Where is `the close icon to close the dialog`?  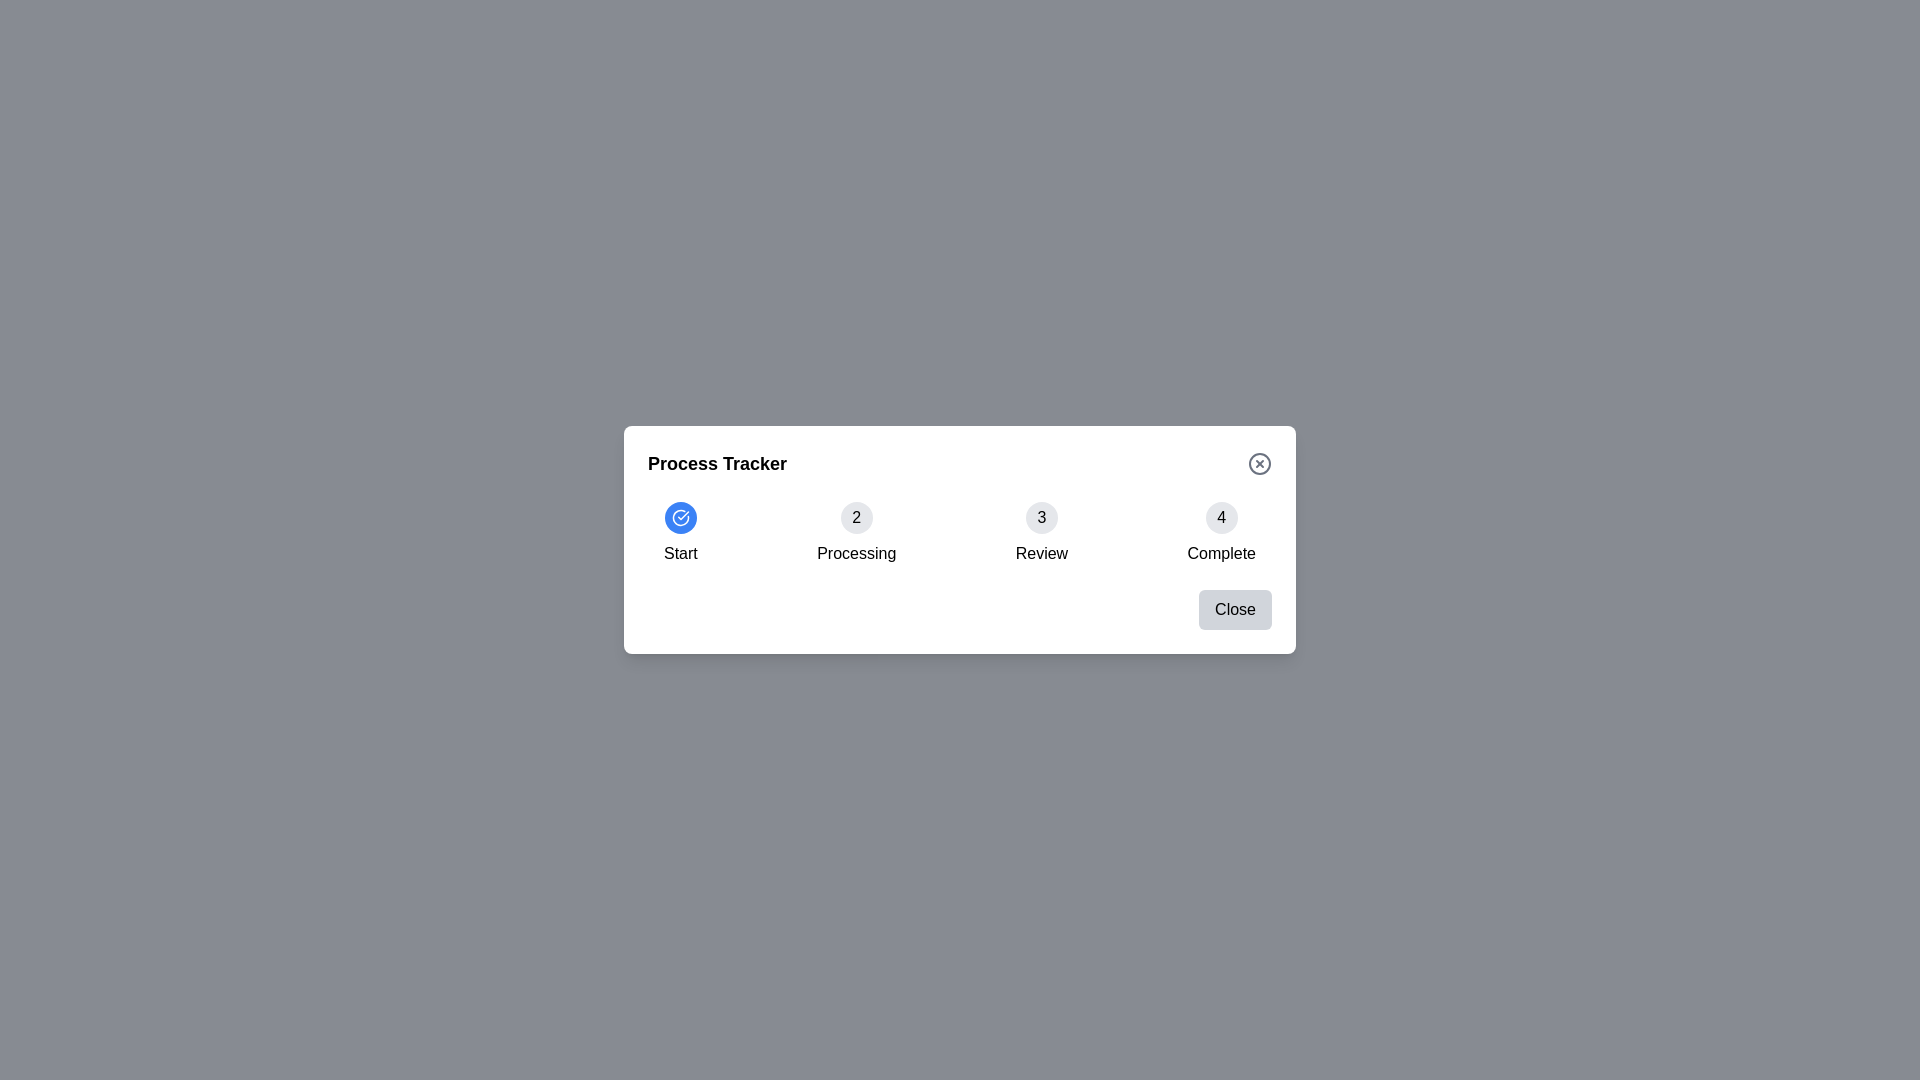
the close icon to close the dialog is located at coordinates (1258, 463).